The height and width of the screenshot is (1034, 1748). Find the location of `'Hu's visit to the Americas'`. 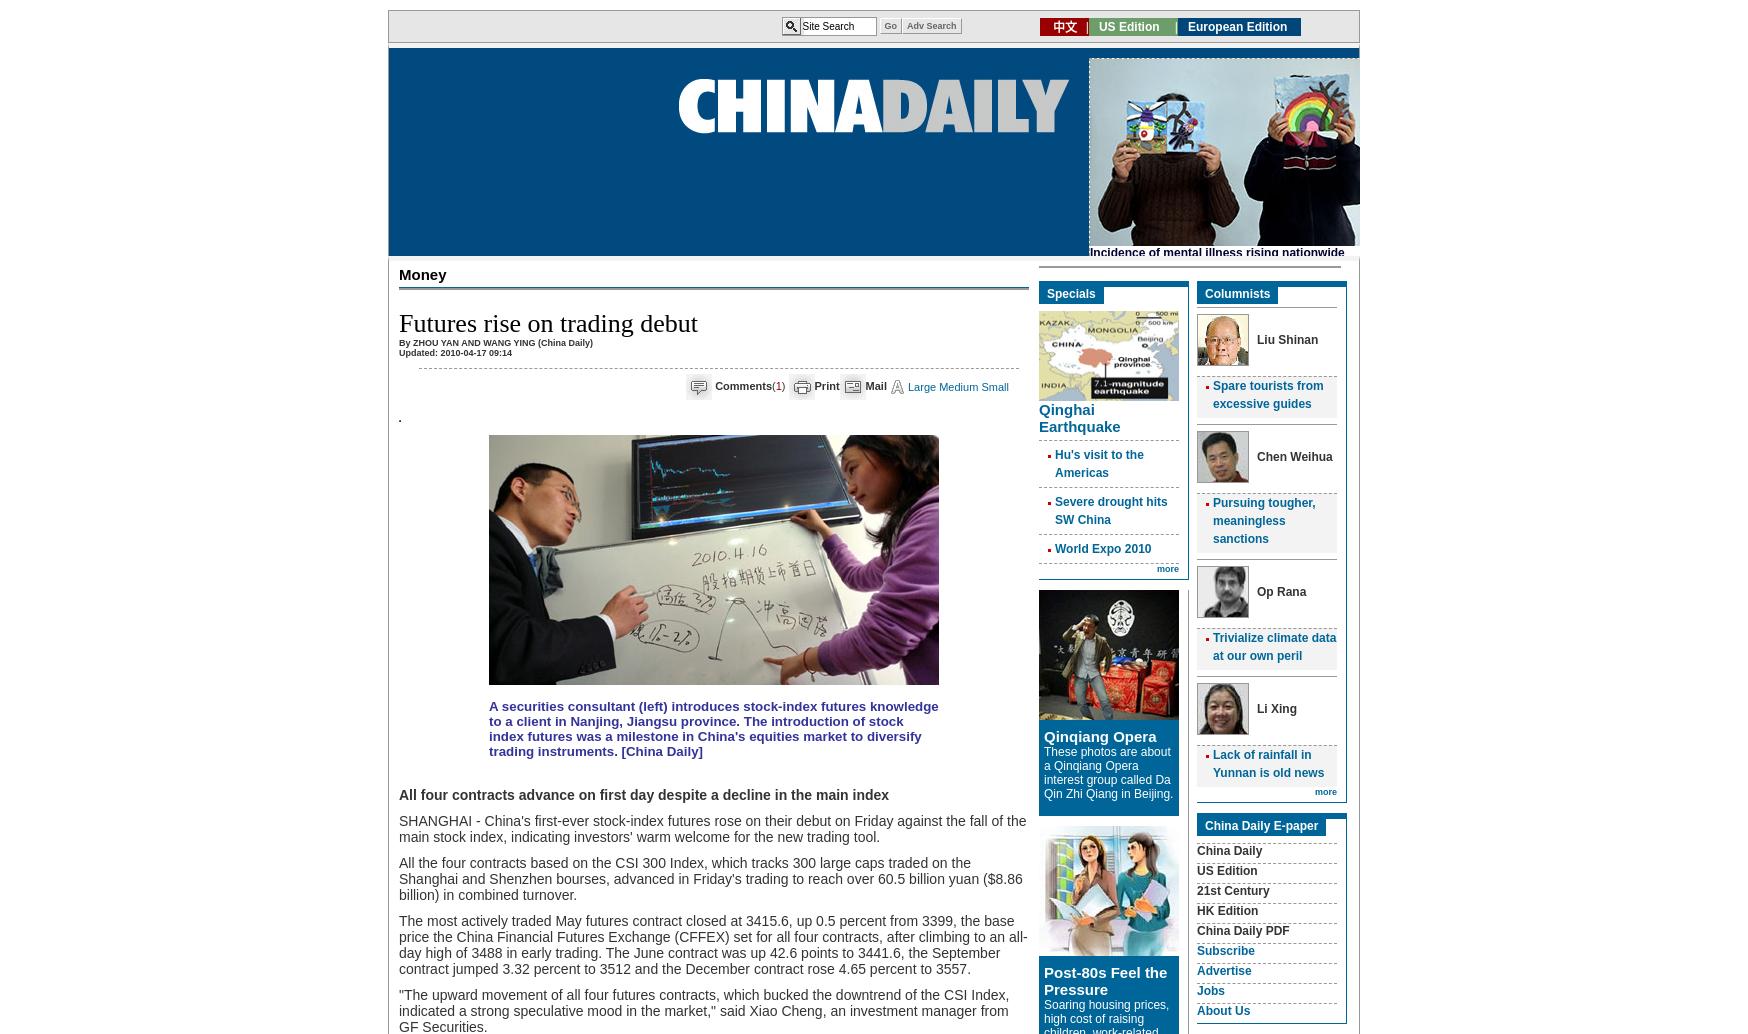

'Hu's visit to the Americas' is located at coordinates (1098, 462).